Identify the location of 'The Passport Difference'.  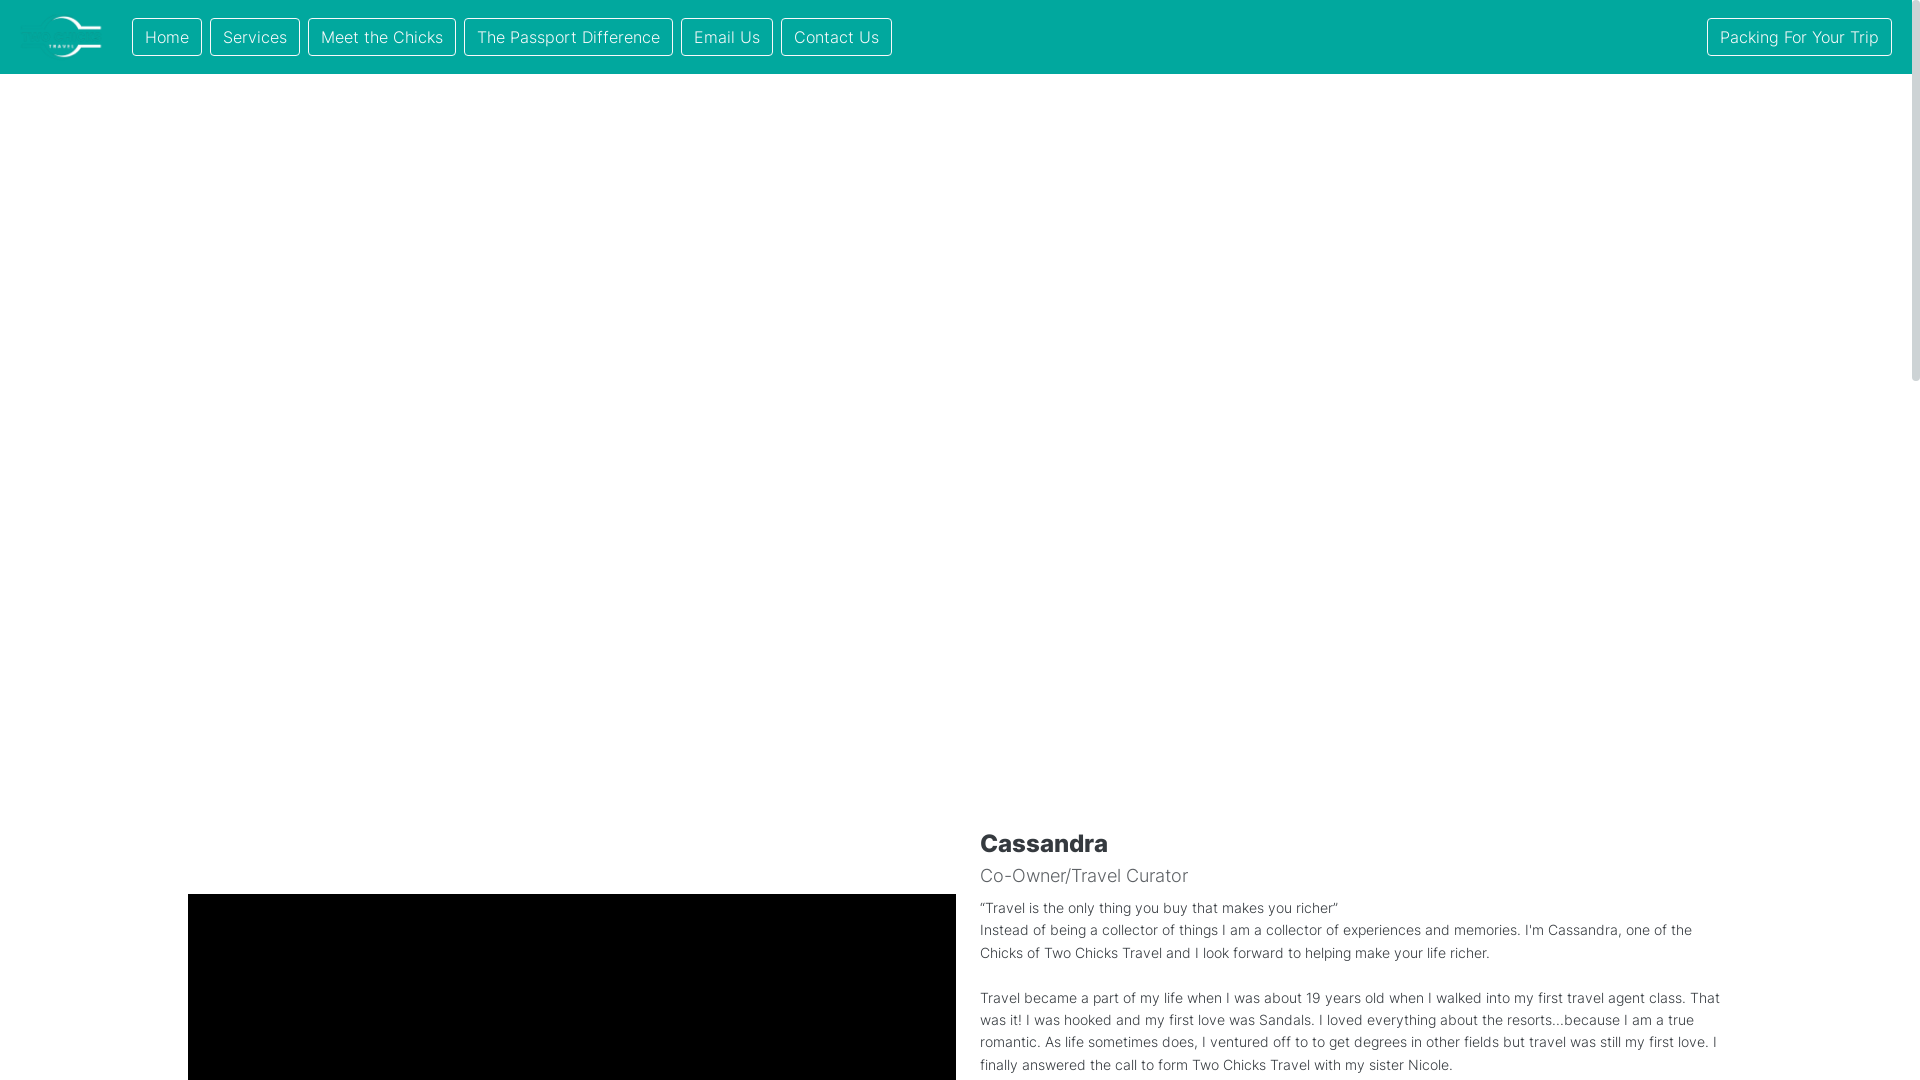
(463, 37).